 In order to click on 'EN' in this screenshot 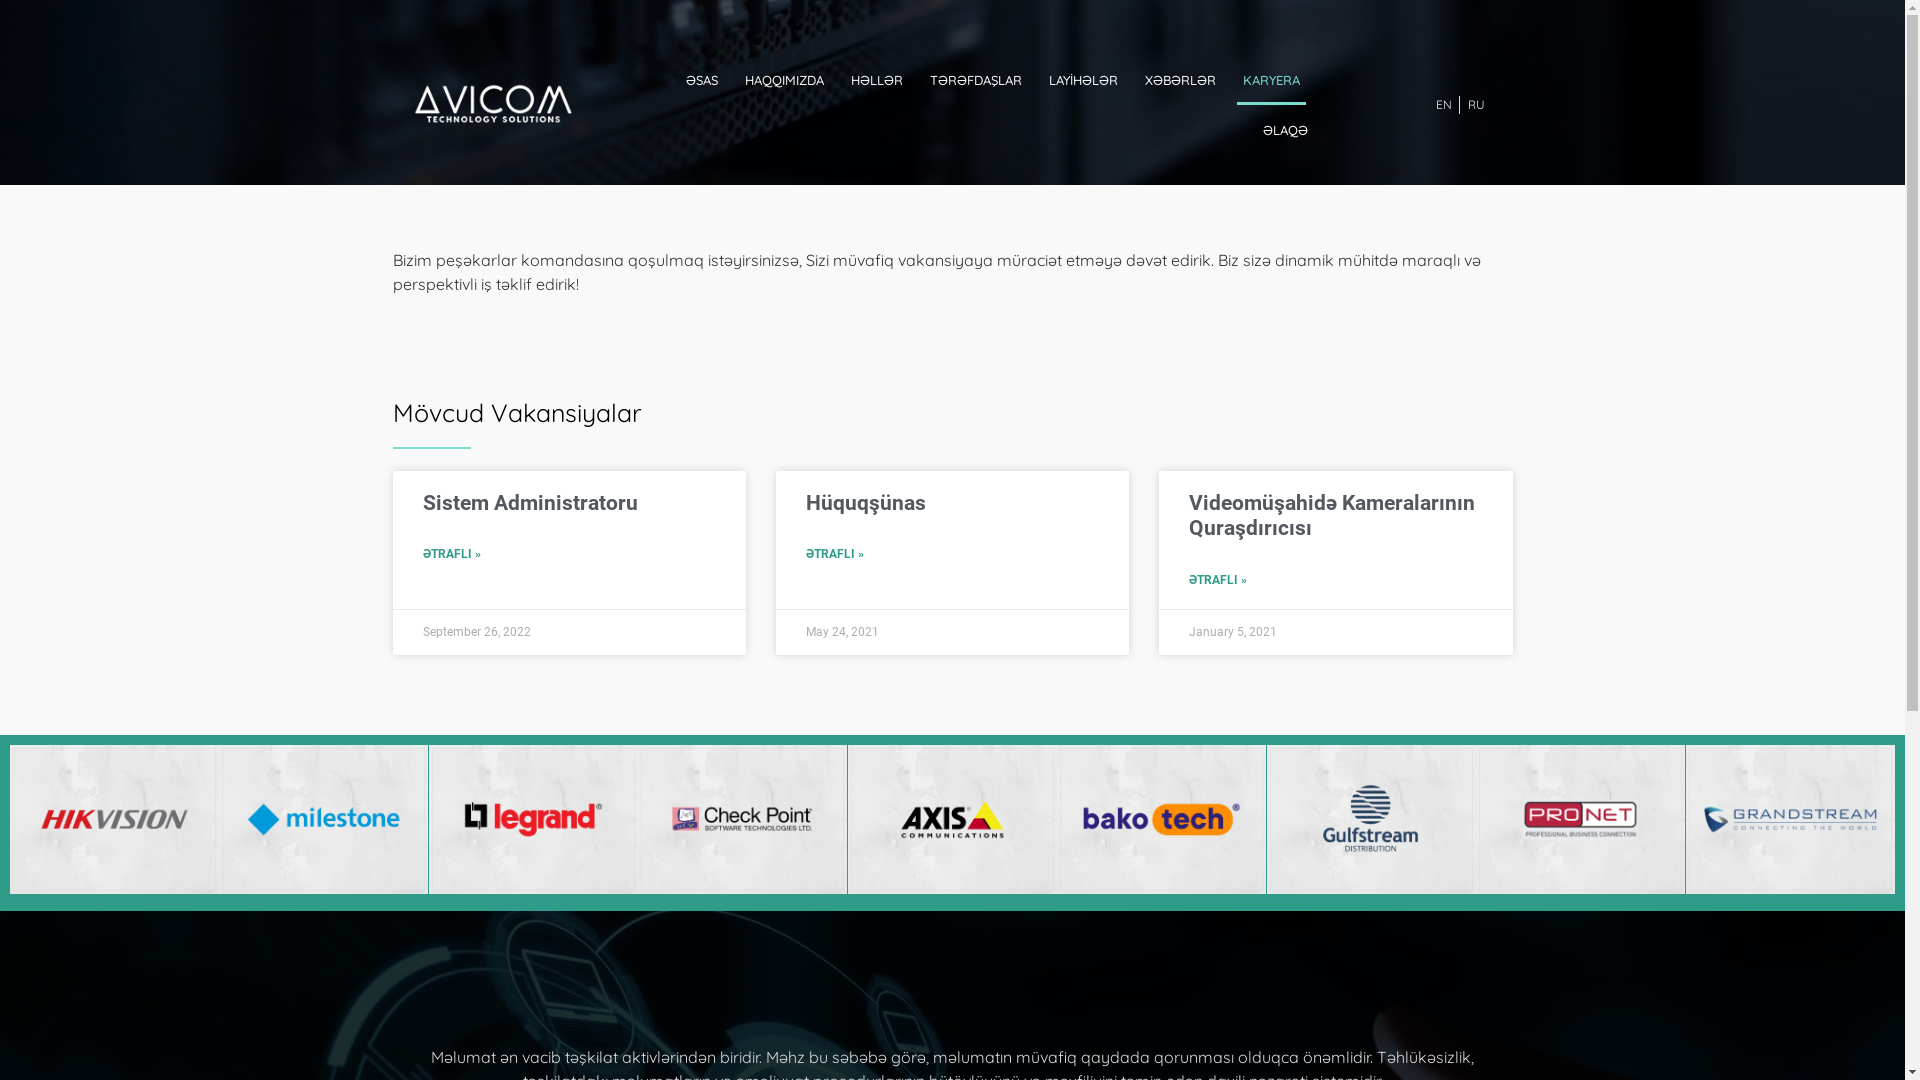, I will do `click(1444, 104)`.